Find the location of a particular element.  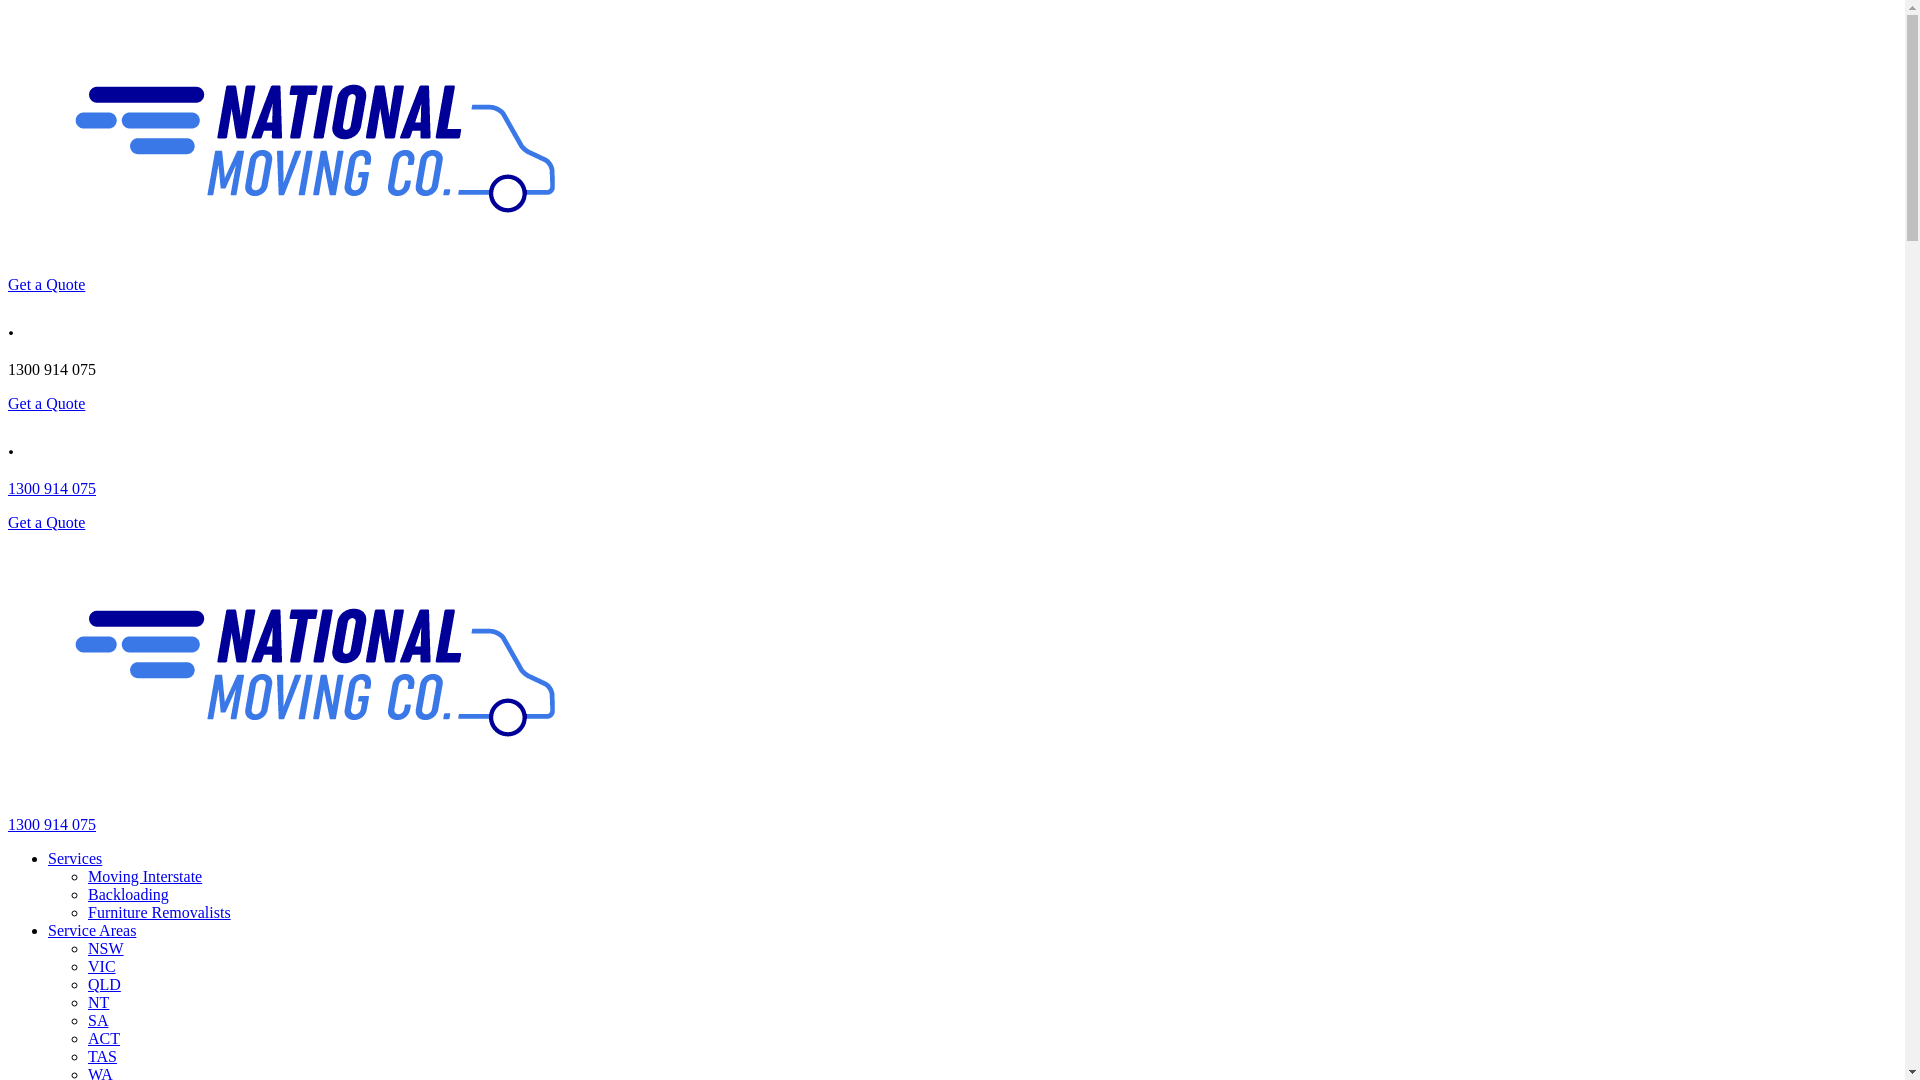

'TAS' is located at coordinates (101, 1055).